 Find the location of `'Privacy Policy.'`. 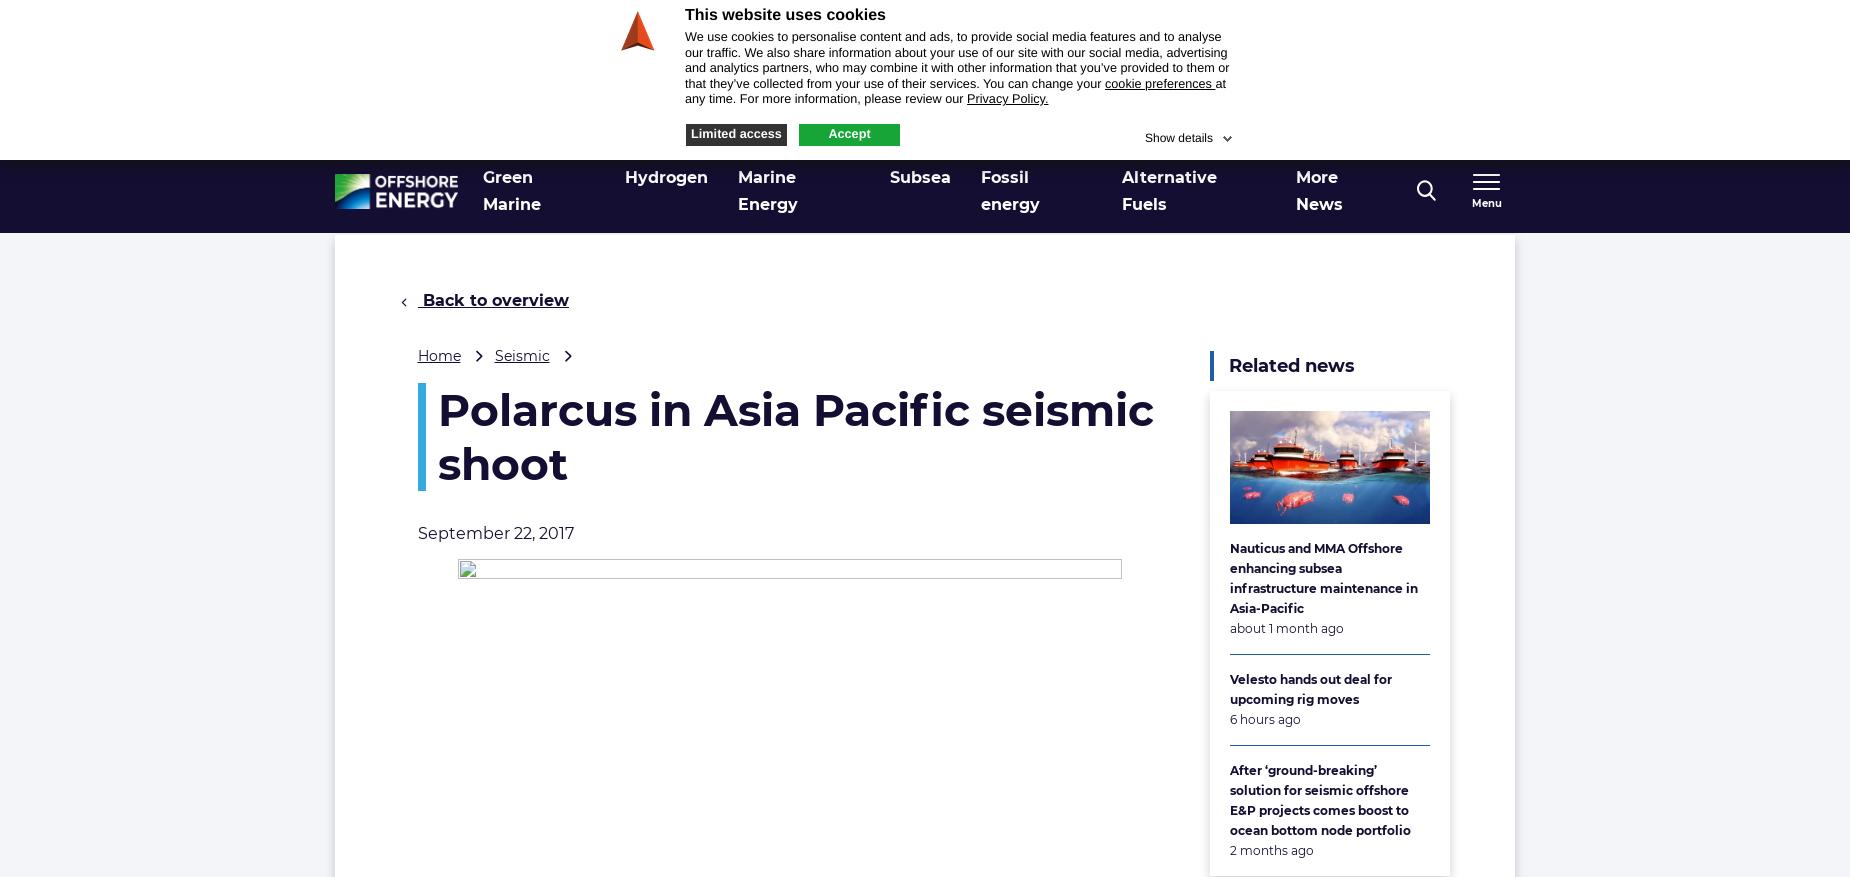

'Privacy Policy.' is located at coordinates (1006, 98).